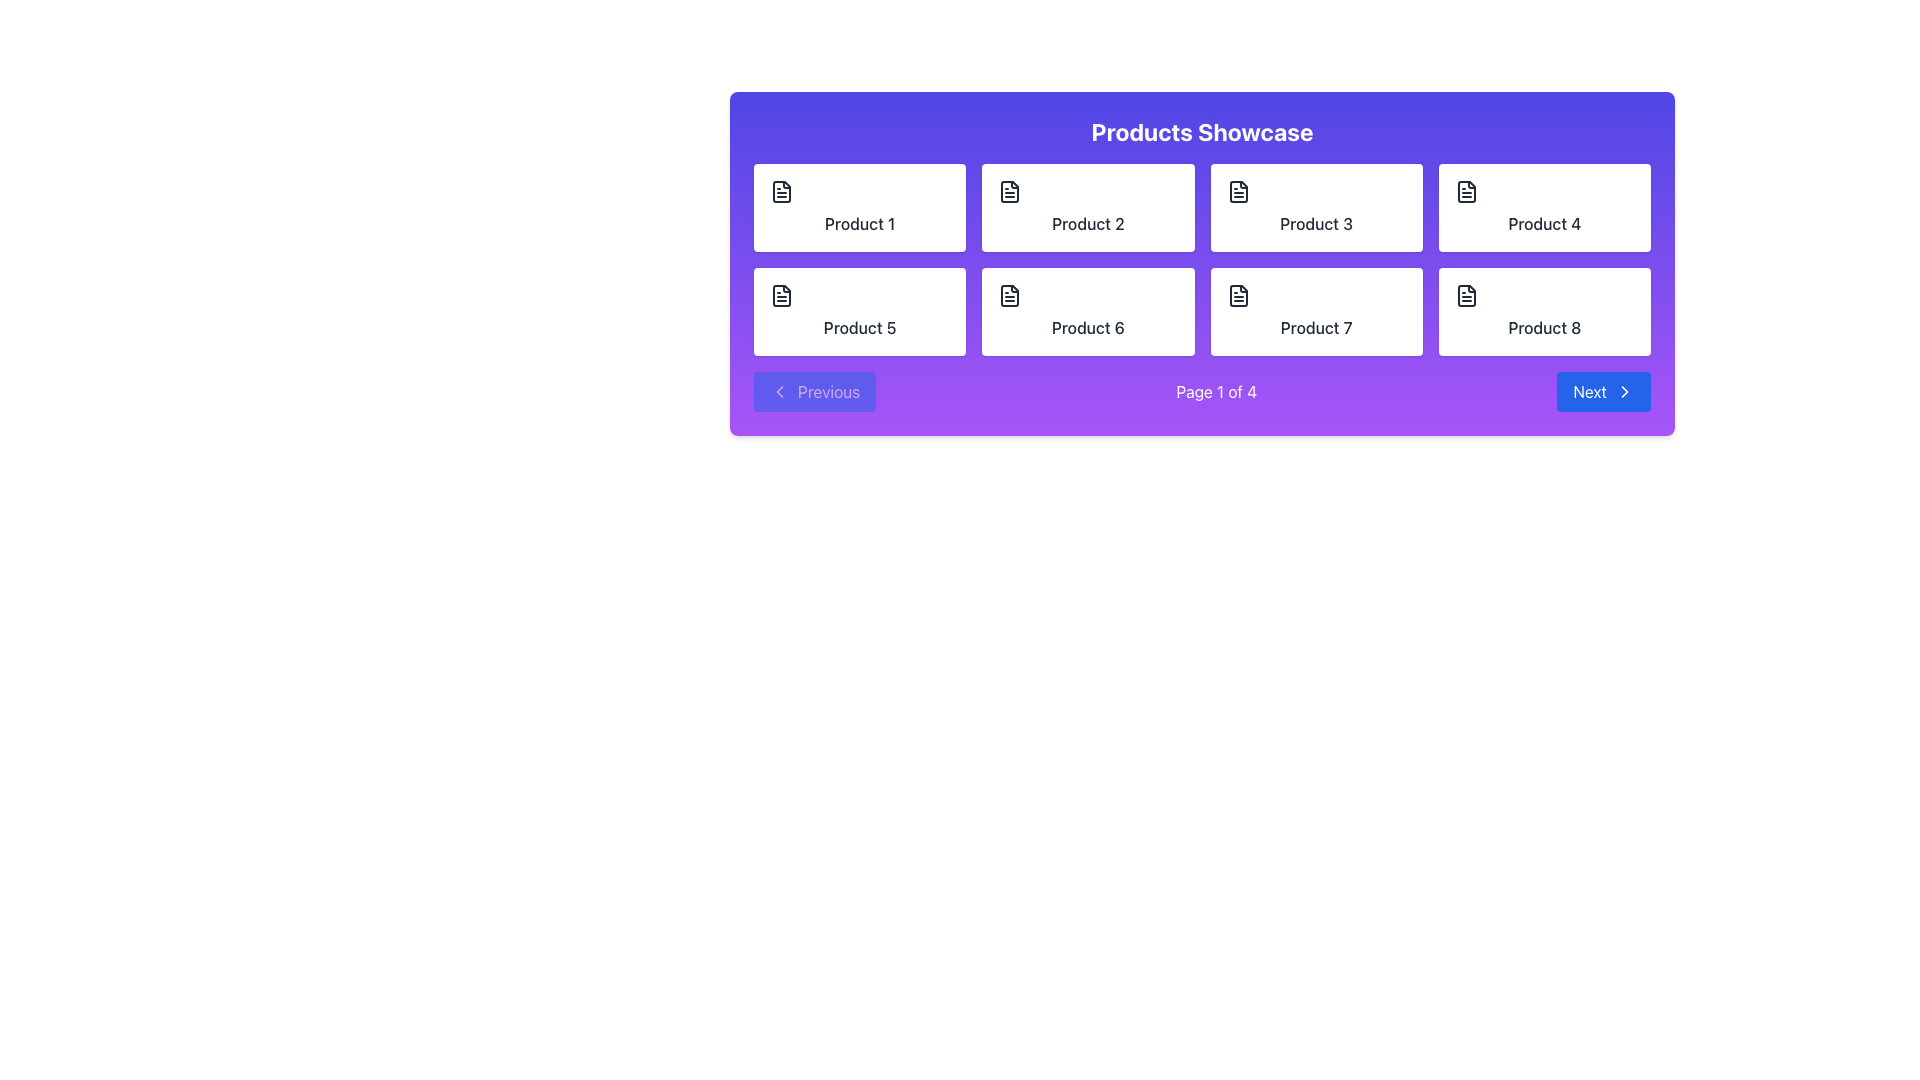 This screenshot has width=1920, height=1080. I want to click on the text label displaying 'Products Showcase' which is styled in large, bold typography and located at the top-center of the colorful box above the product grid, so click(1201, 131).